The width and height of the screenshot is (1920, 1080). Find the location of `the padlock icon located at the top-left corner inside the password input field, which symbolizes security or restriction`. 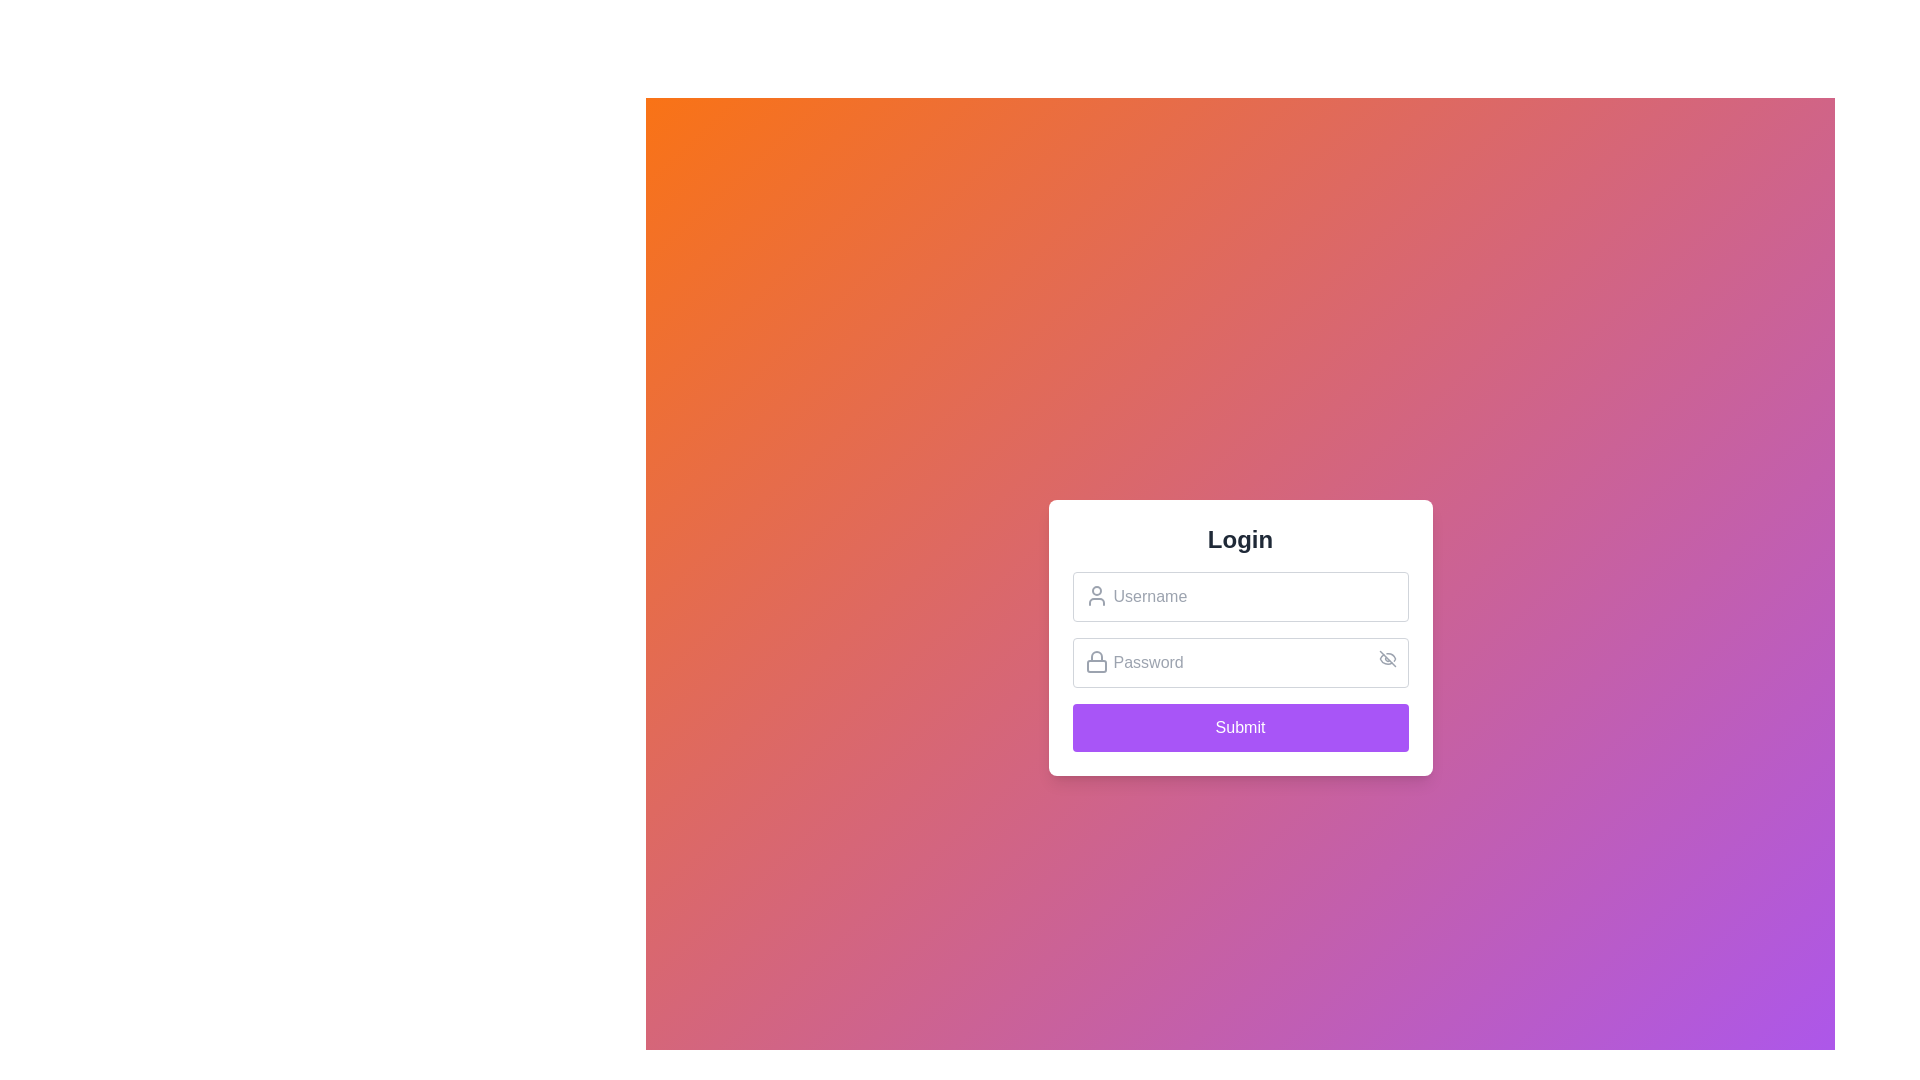

the padlock icon located at the top-left corner inside the password input field, which symbolizes security or restriction is located at coordinates (1095, 662).